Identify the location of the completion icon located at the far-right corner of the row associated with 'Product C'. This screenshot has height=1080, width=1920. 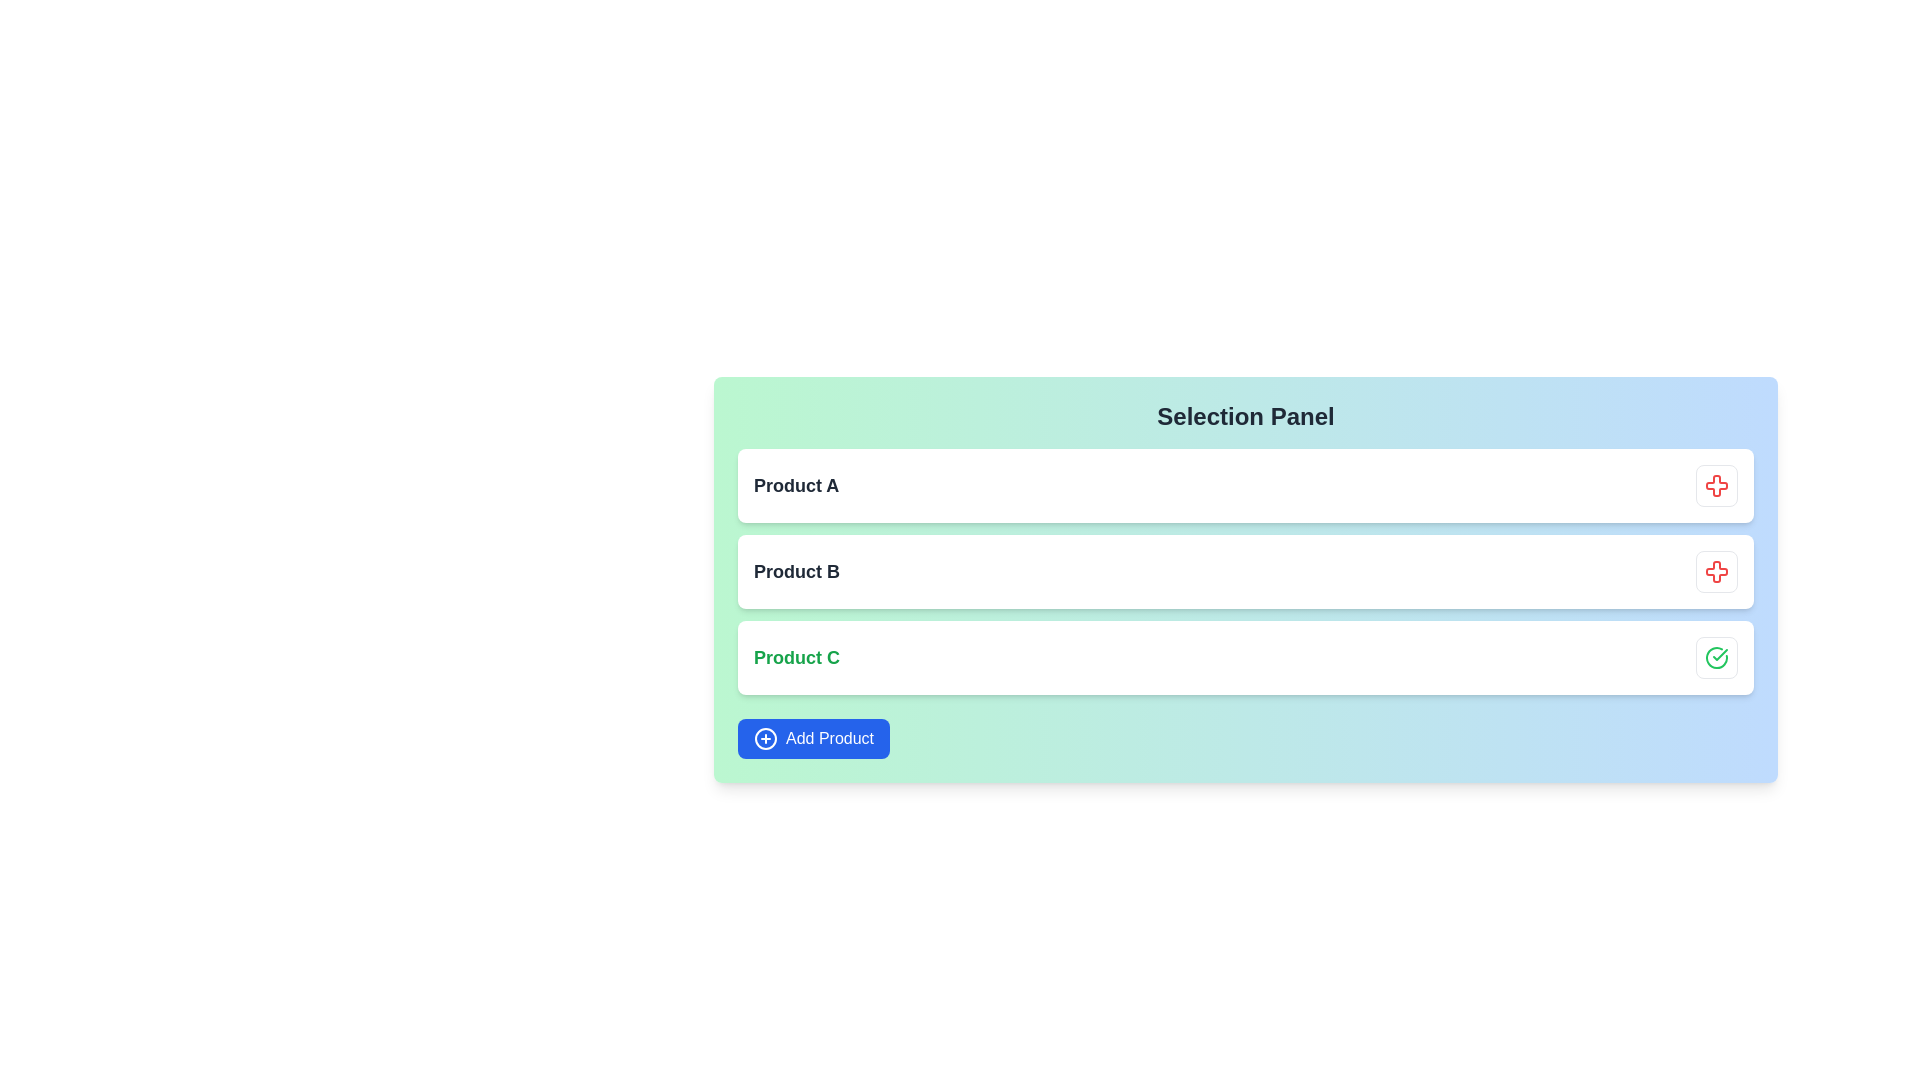
(1716, 658).